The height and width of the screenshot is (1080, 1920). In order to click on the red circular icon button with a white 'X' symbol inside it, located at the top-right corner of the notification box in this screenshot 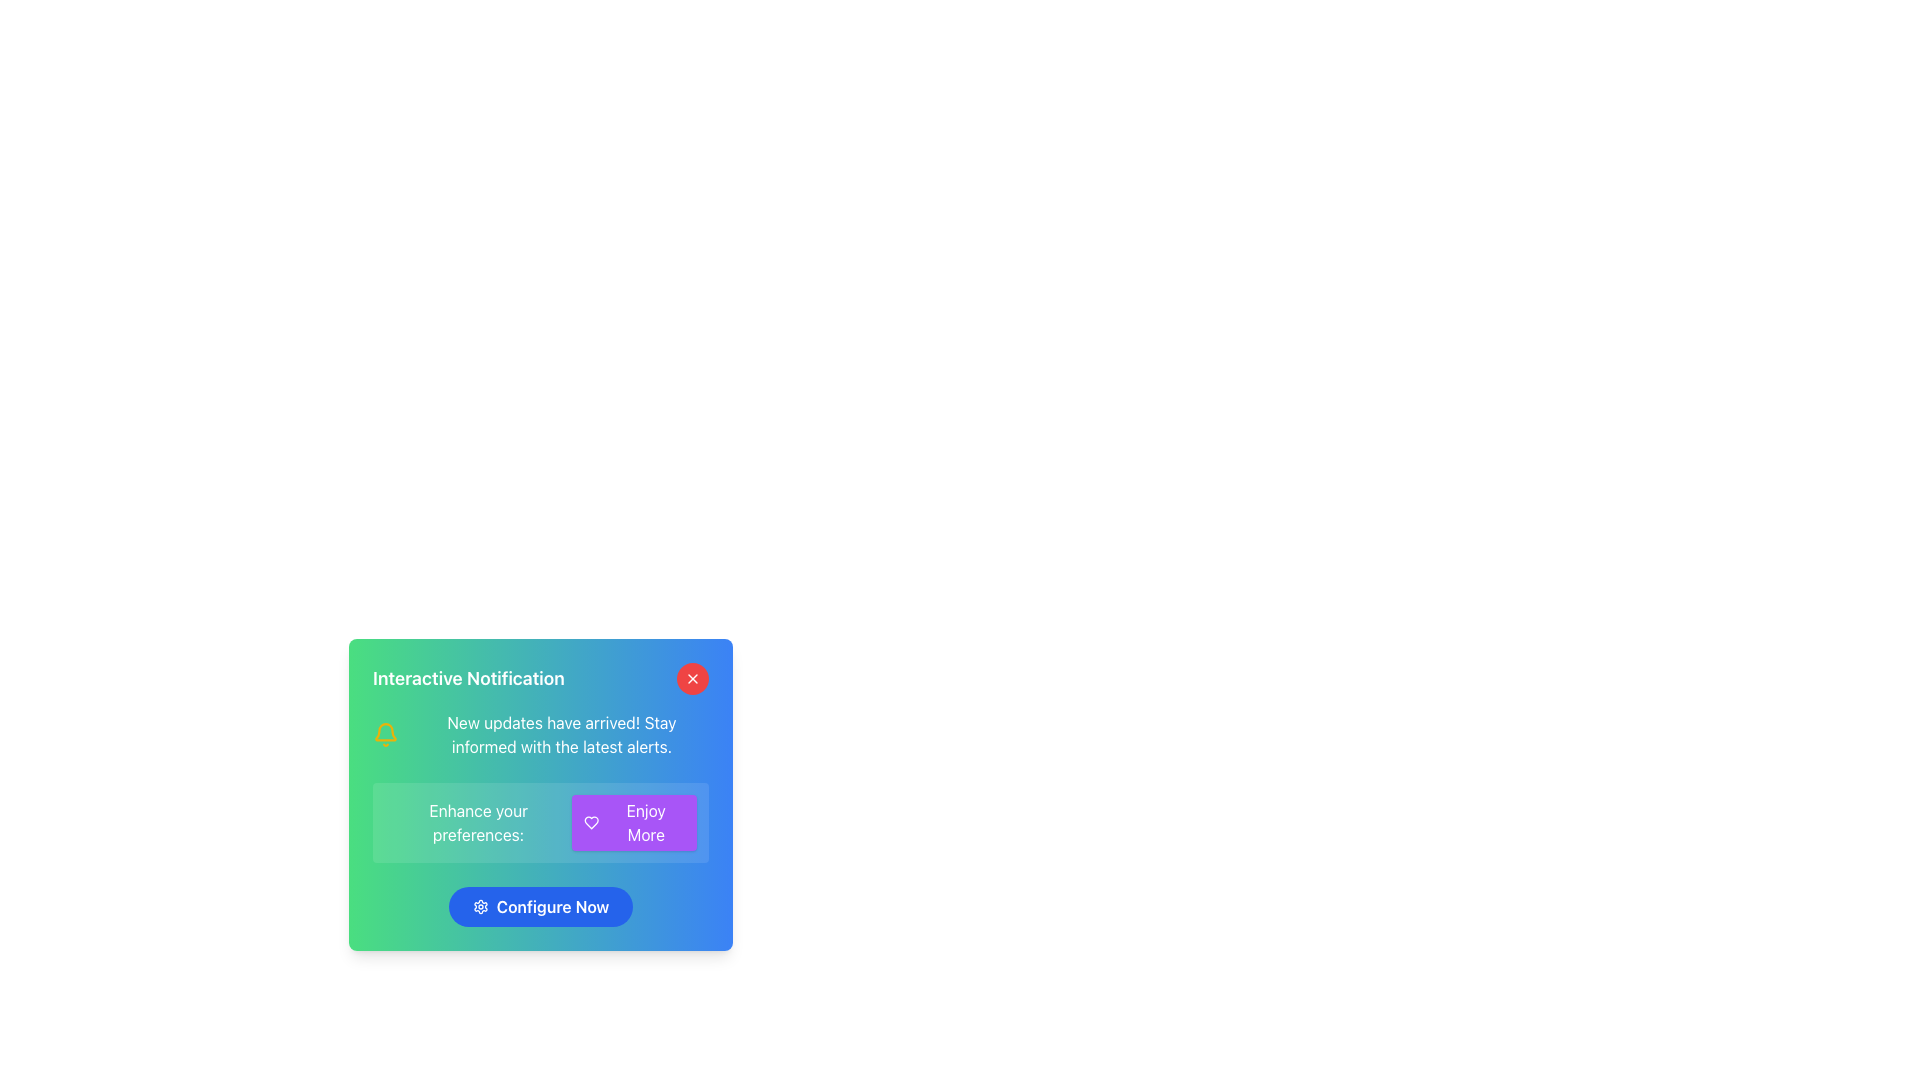, I will do `click(692, 677)`.